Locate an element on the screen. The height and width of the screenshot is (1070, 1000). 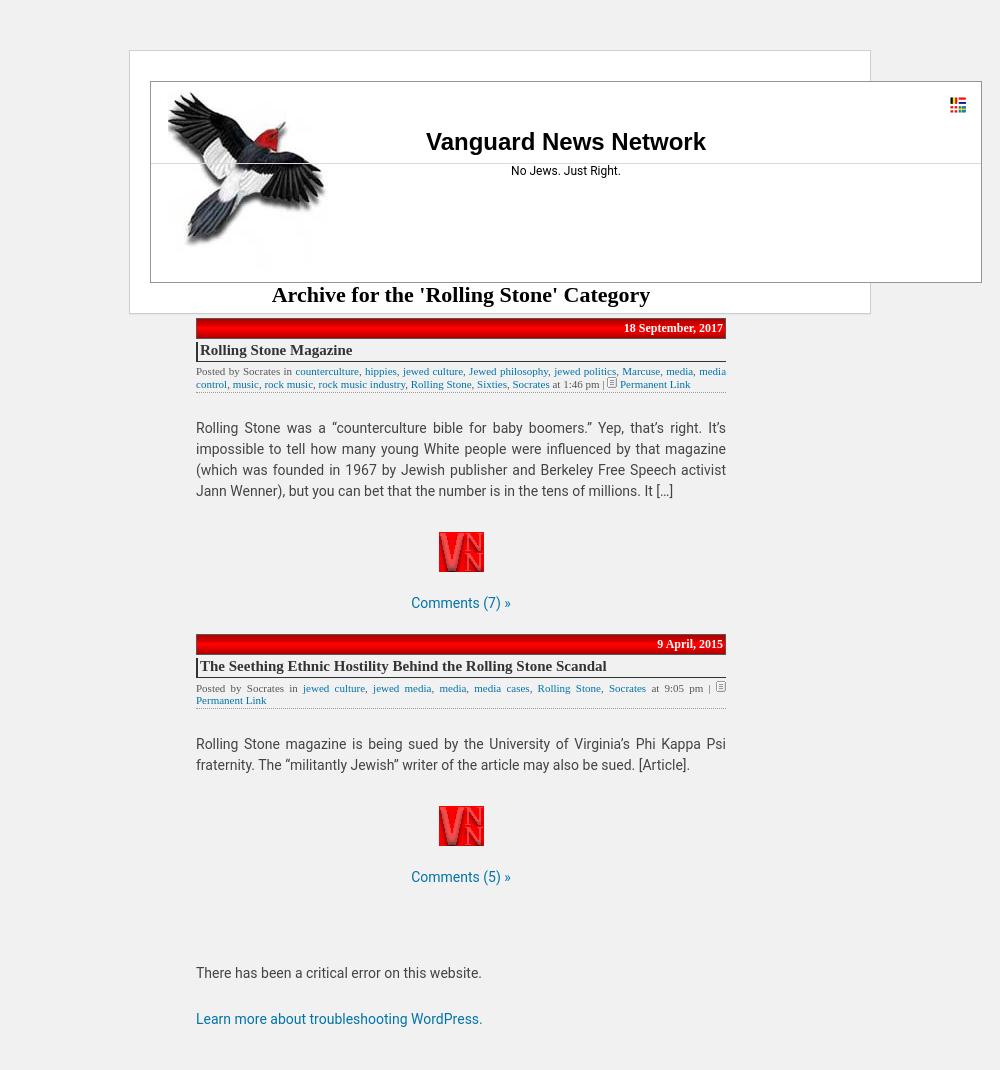
'counterculture' is located at coordinates (295, 369).